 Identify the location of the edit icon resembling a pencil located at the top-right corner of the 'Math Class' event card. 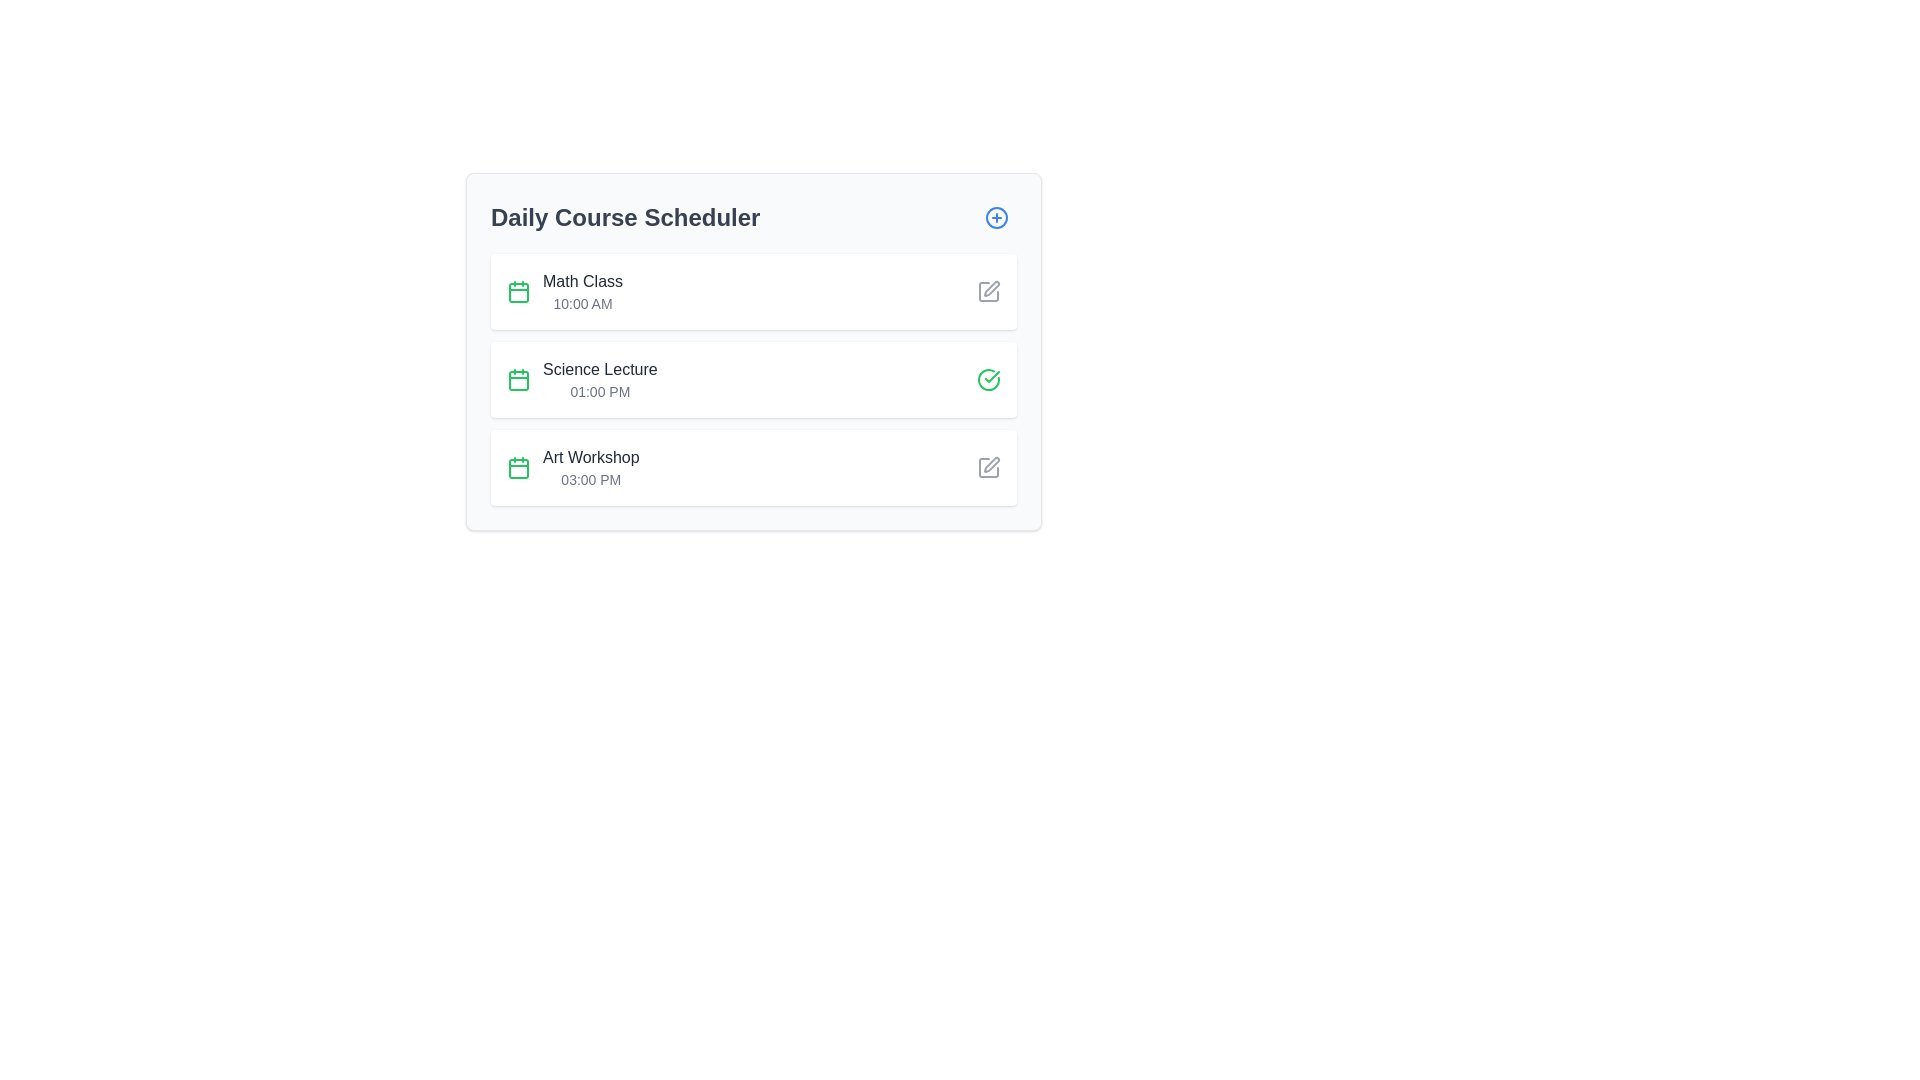
(988, 292).